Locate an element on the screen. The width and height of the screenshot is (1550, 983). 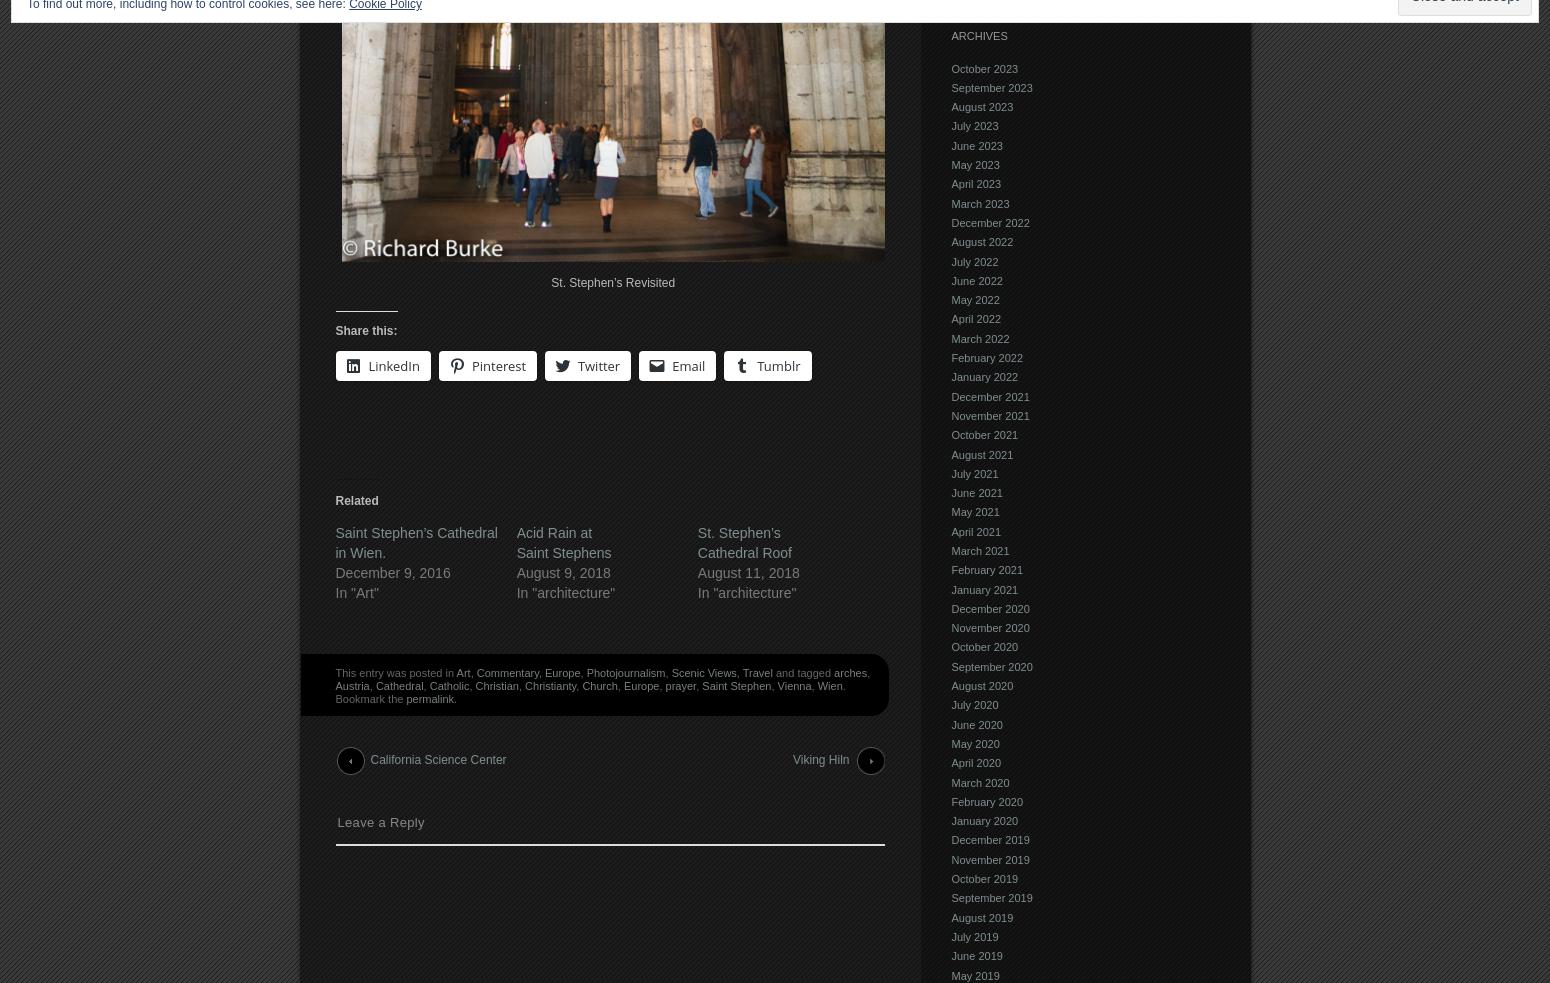
'July 2022' is located at coordinates (973, 260).